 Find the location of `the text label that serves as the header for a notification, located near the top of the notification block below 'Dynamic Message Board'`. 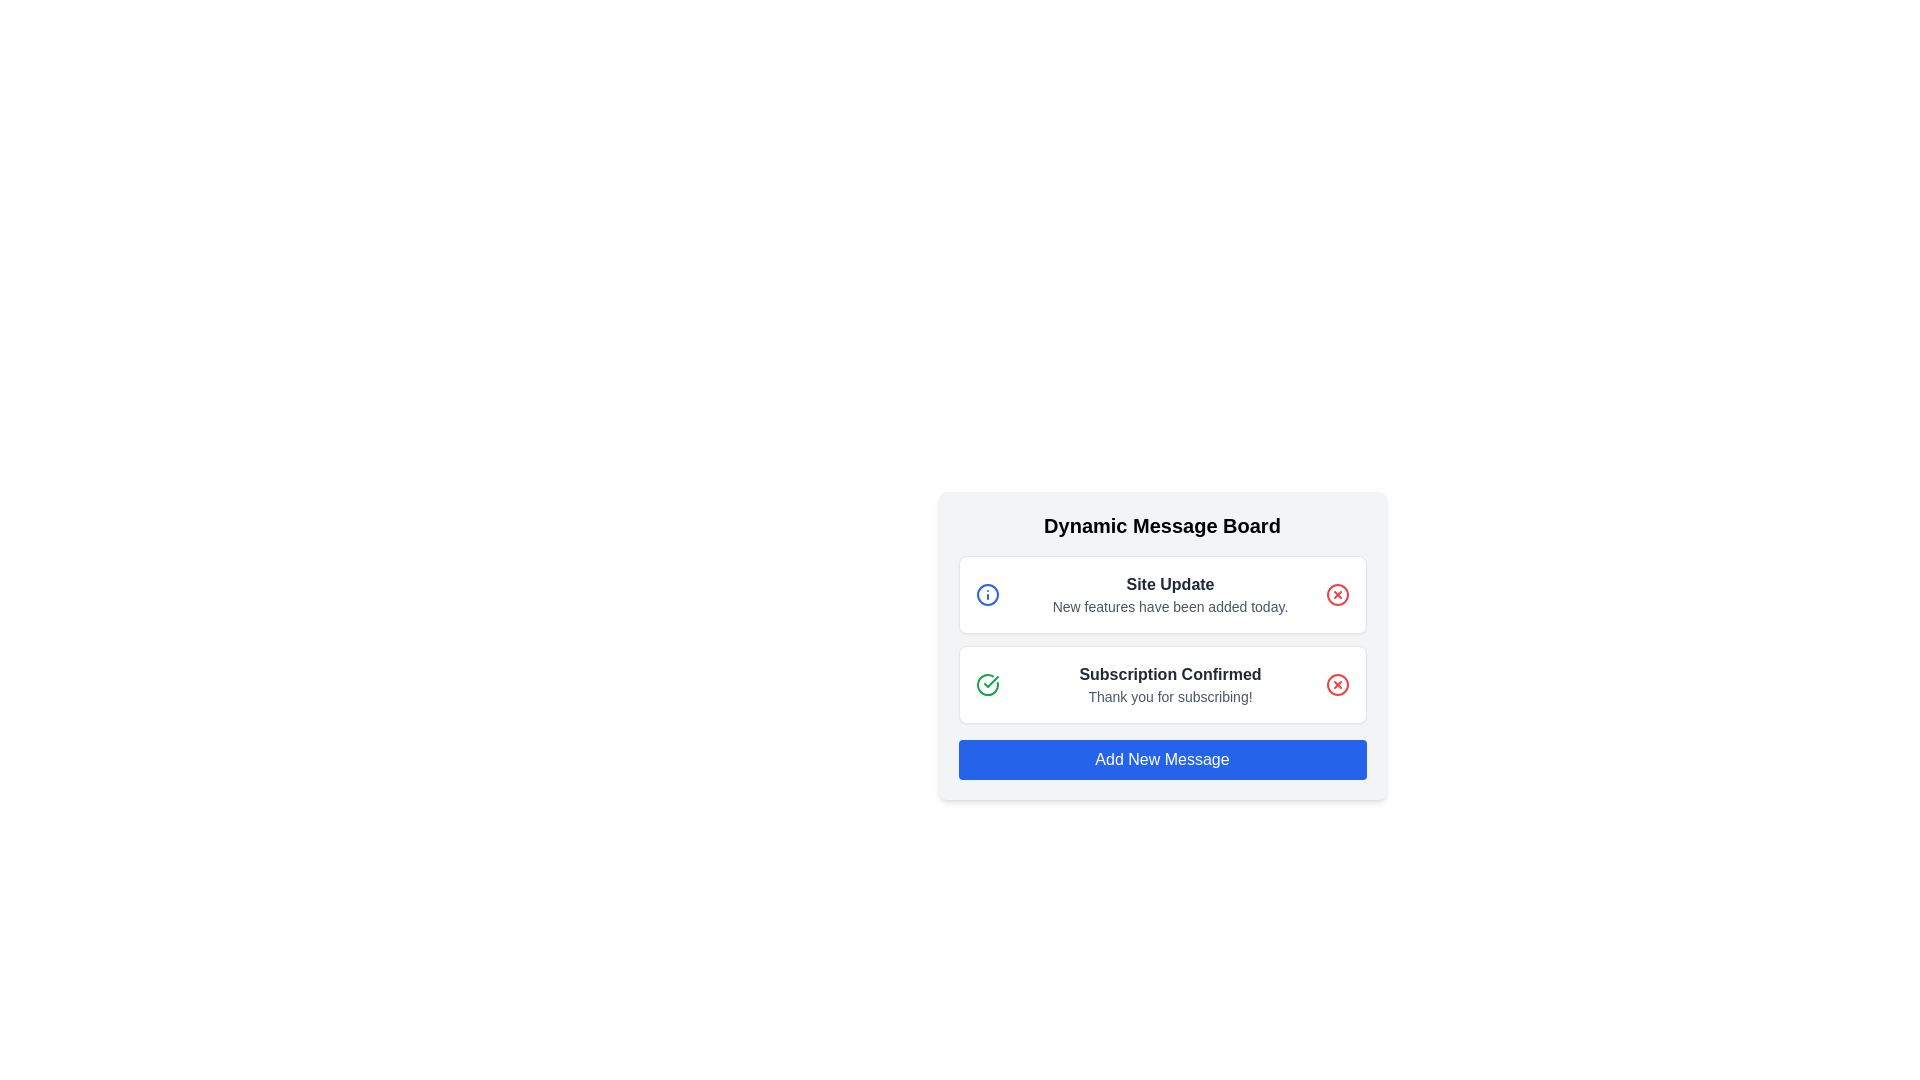

the text label that serves as the header for a notification, located near the top of the notification block below 'Dynamic Message Board' is located at coordinates (1170, 585).